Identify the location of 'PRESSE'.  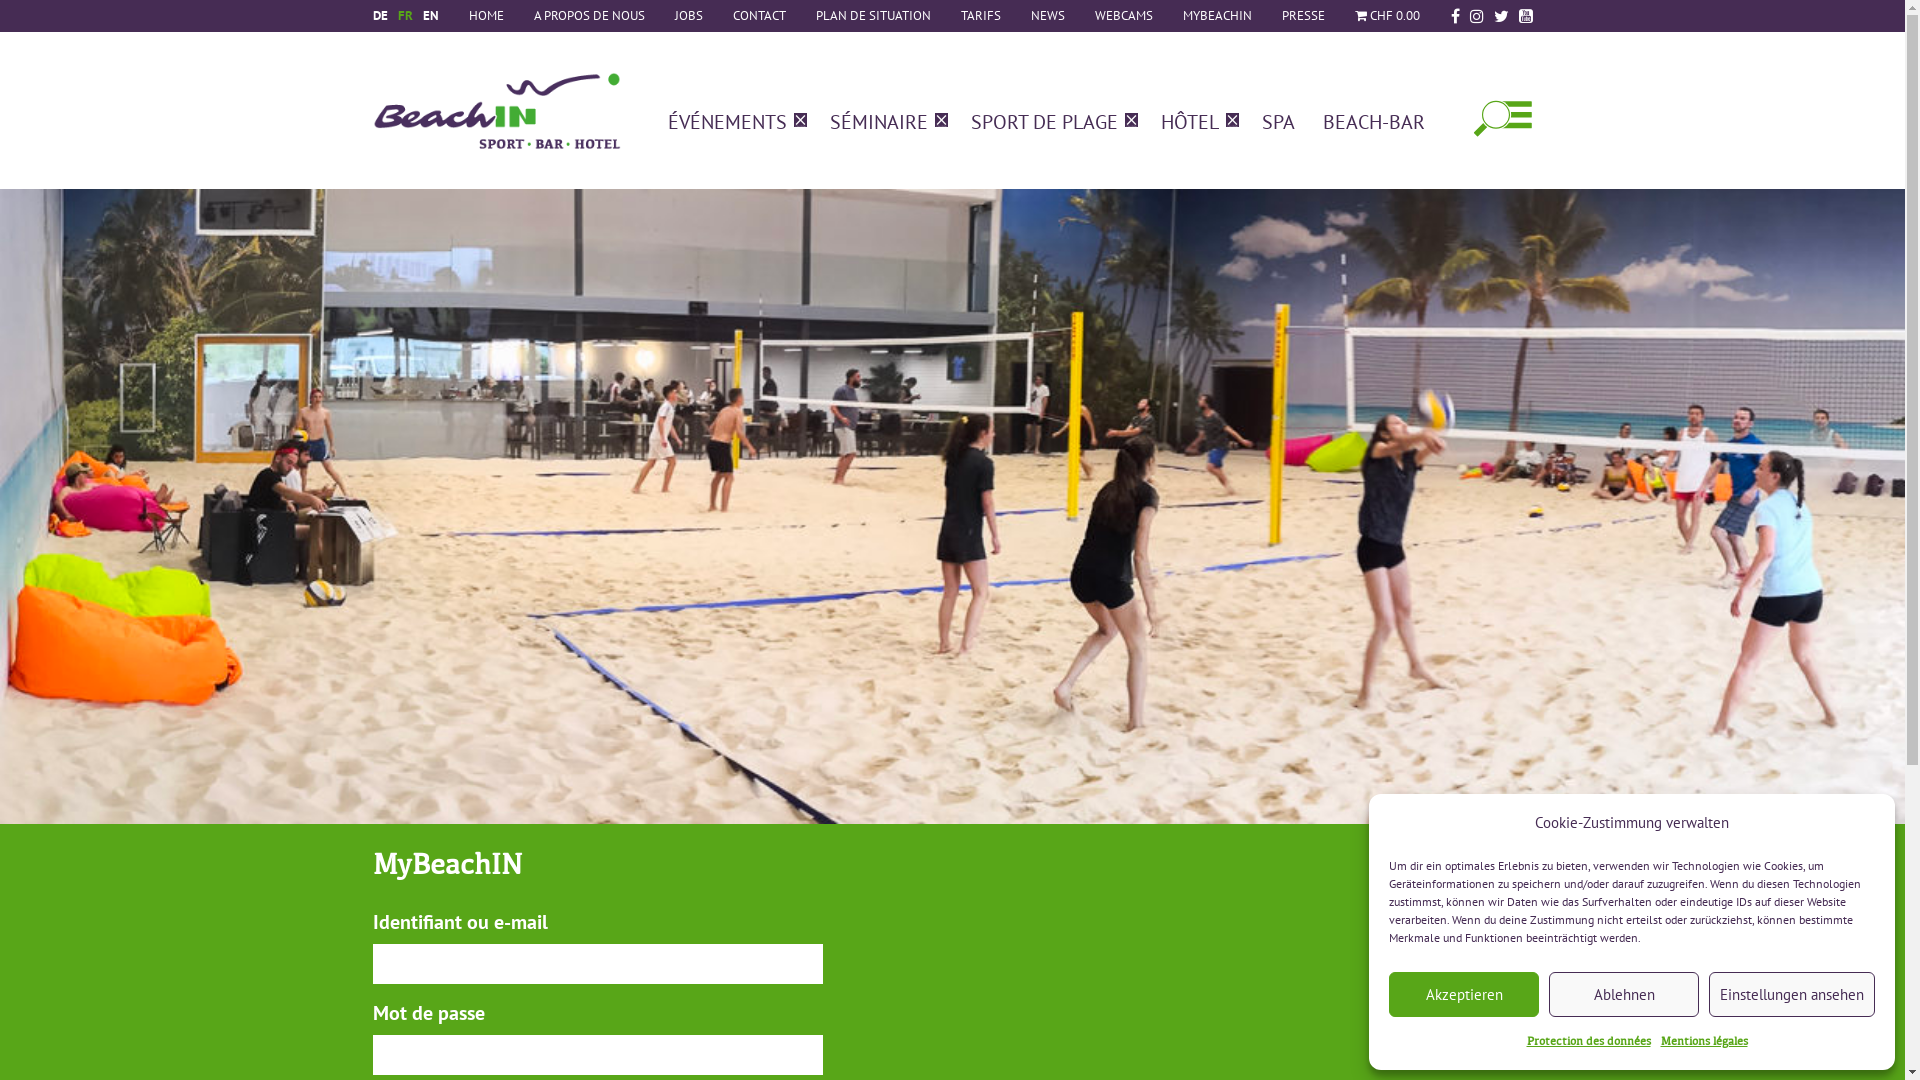
(1302, 15).